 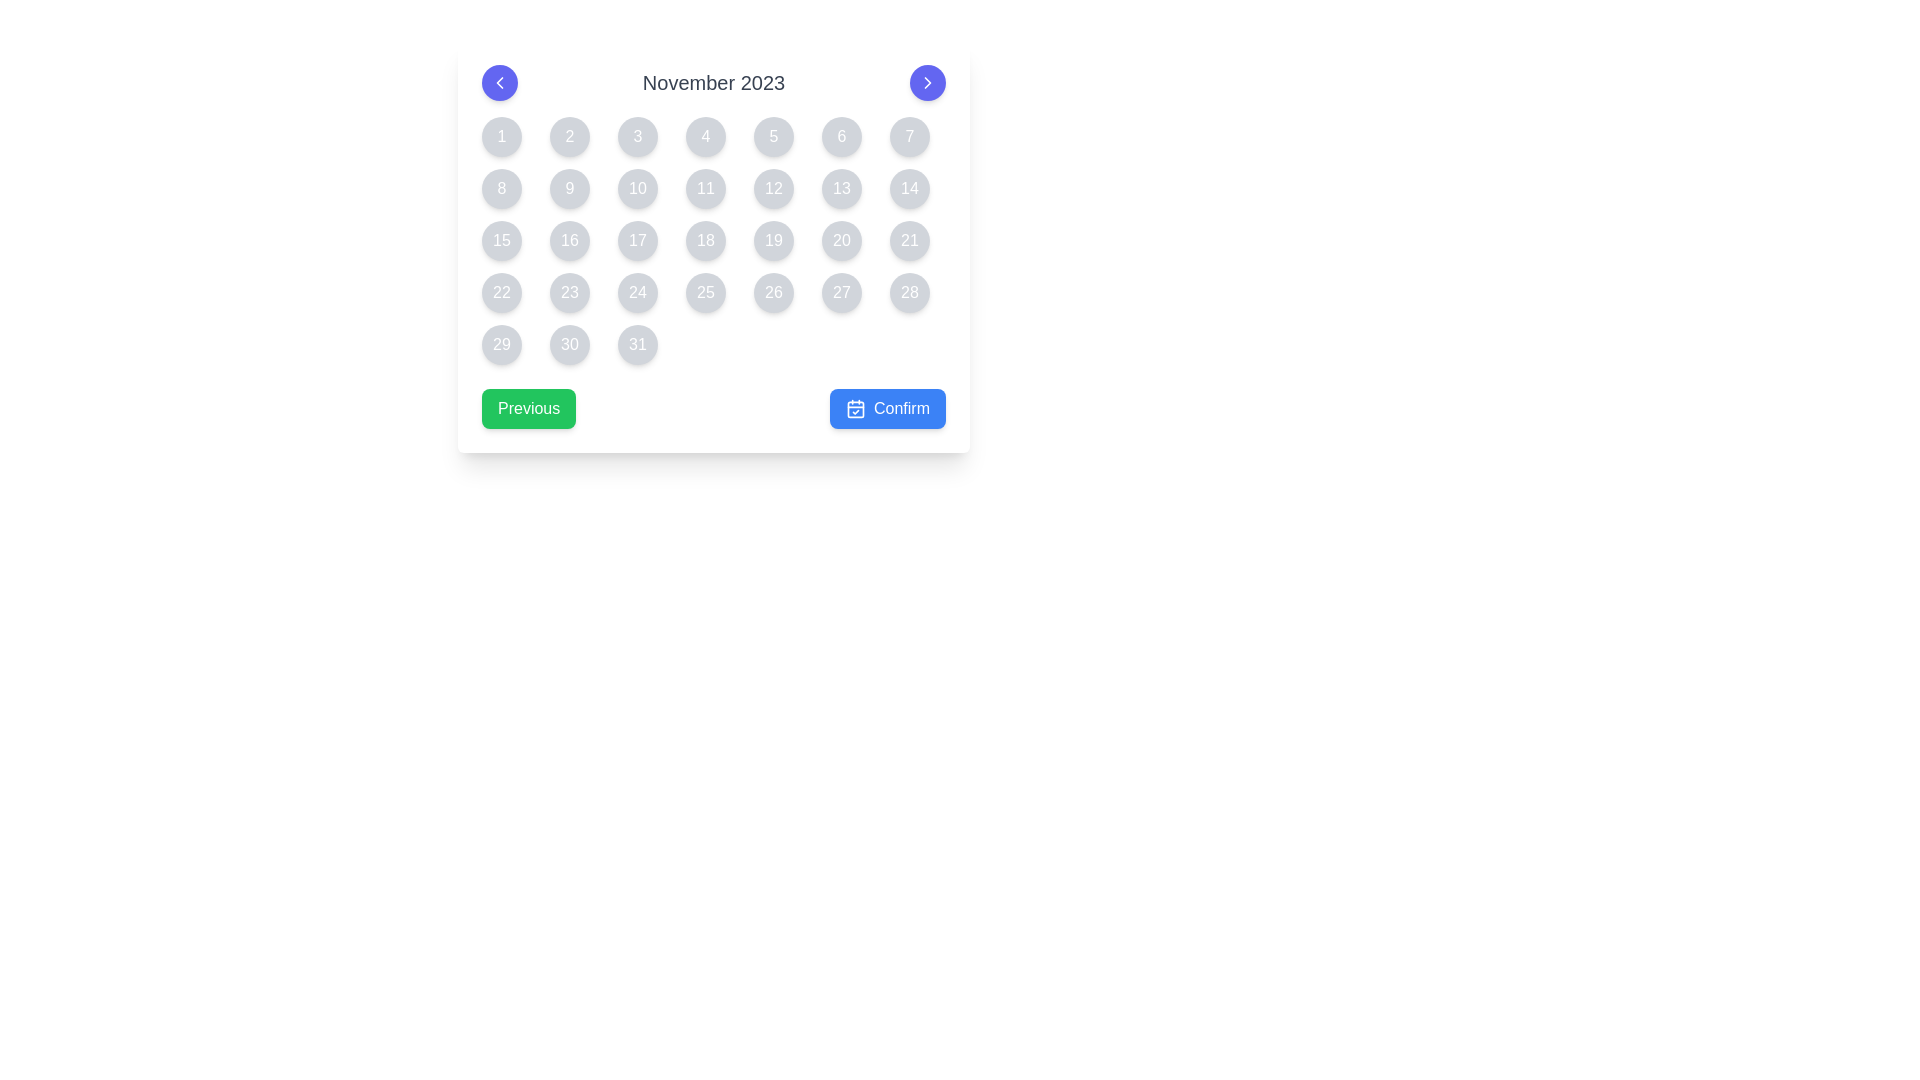 What do you see at coordinates (841, 293) in the screenshot?
I see `the selectable day button for '27' in the calendar` at bounding box center [841, 293].